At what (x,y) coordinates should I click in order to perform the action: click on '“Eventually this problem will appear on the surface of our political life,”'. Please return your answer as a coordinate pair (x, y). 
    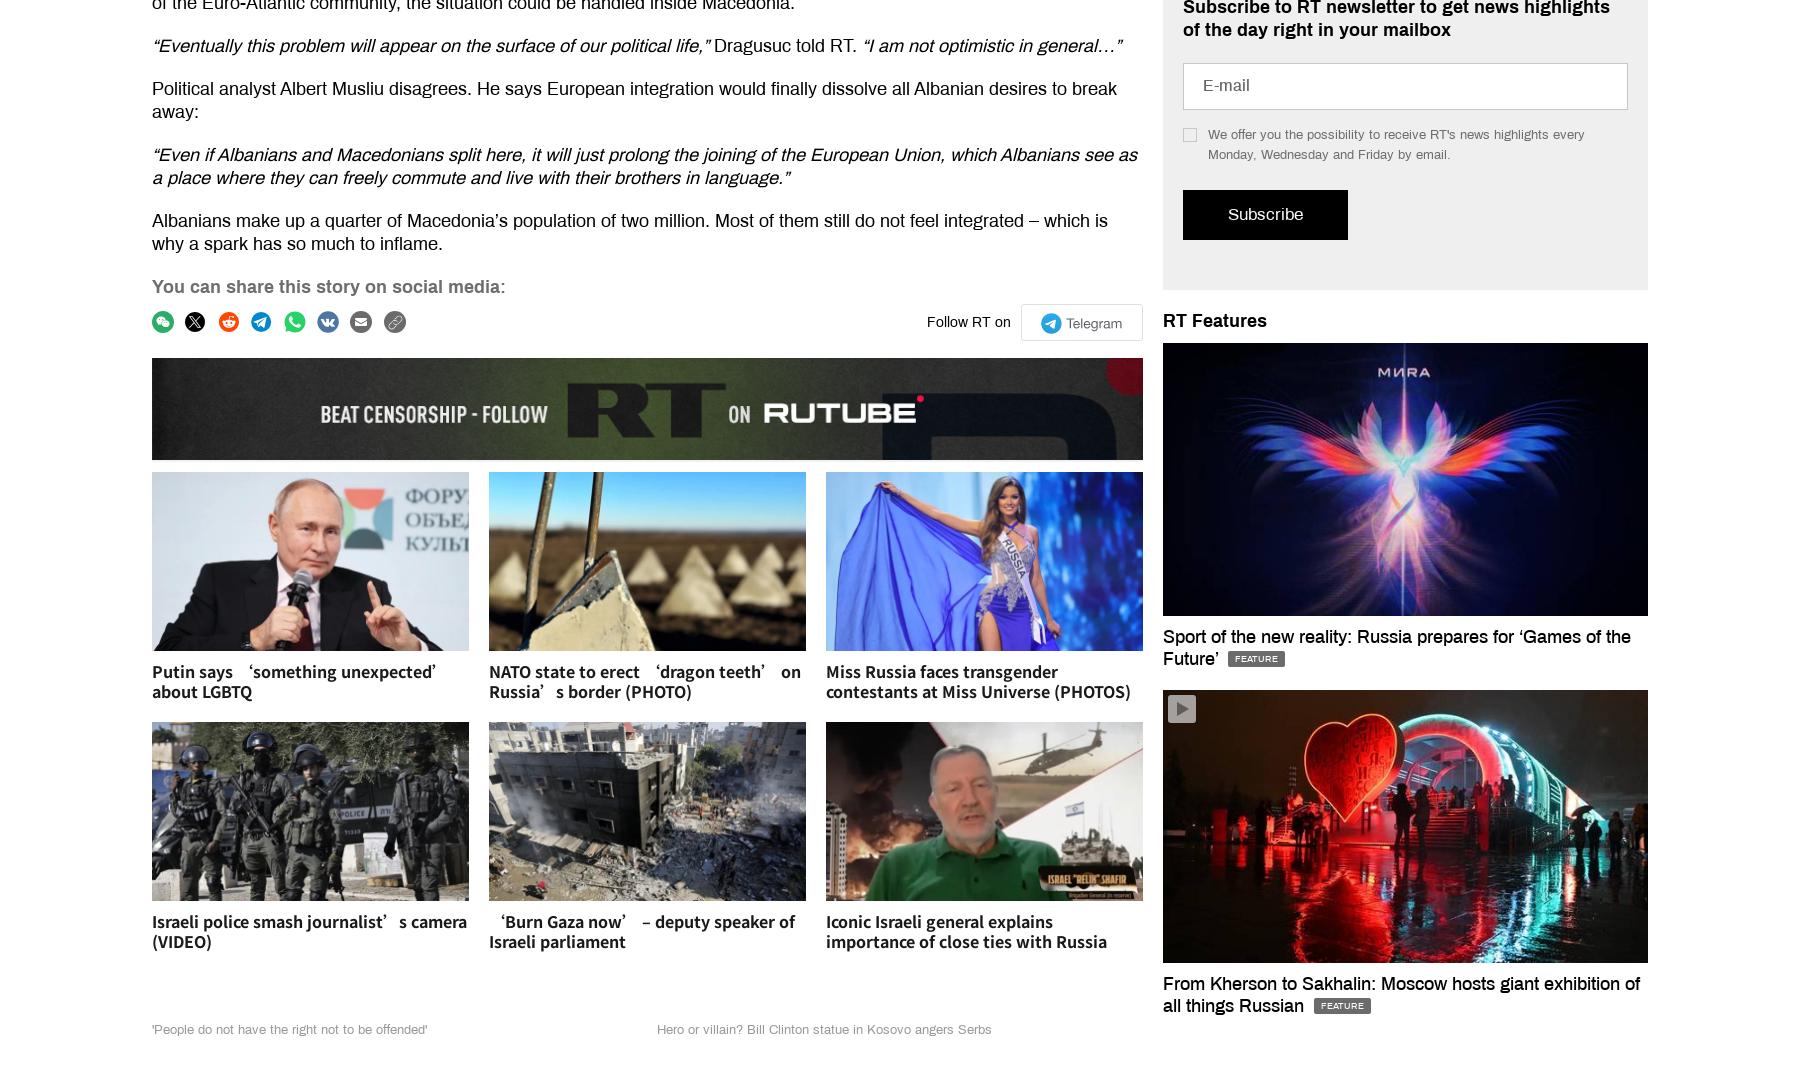
    Looking at the image, I should click on (433, 45).